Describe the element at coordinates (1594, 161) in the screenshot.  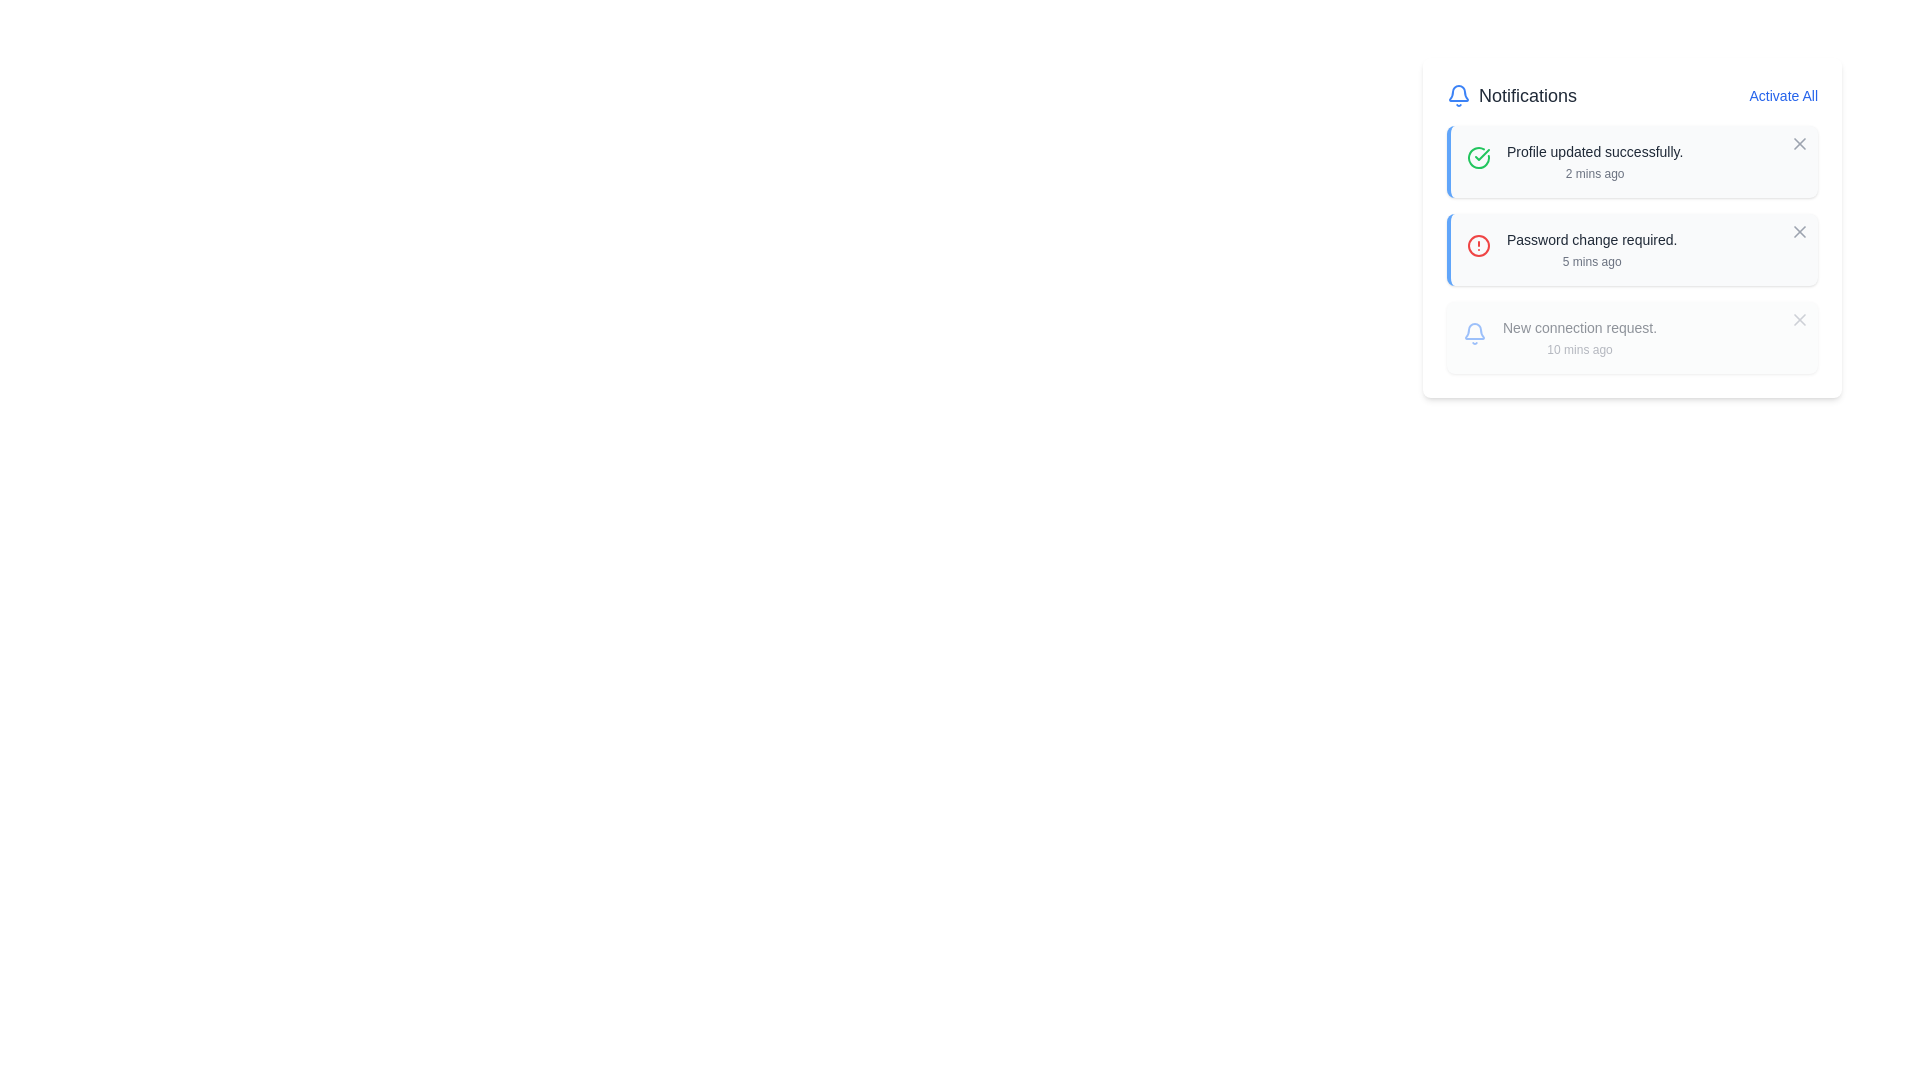
I see `the notification text area that informs the user about recent updates to their profile, located at the top of the right-side panel's notification list` at that location.